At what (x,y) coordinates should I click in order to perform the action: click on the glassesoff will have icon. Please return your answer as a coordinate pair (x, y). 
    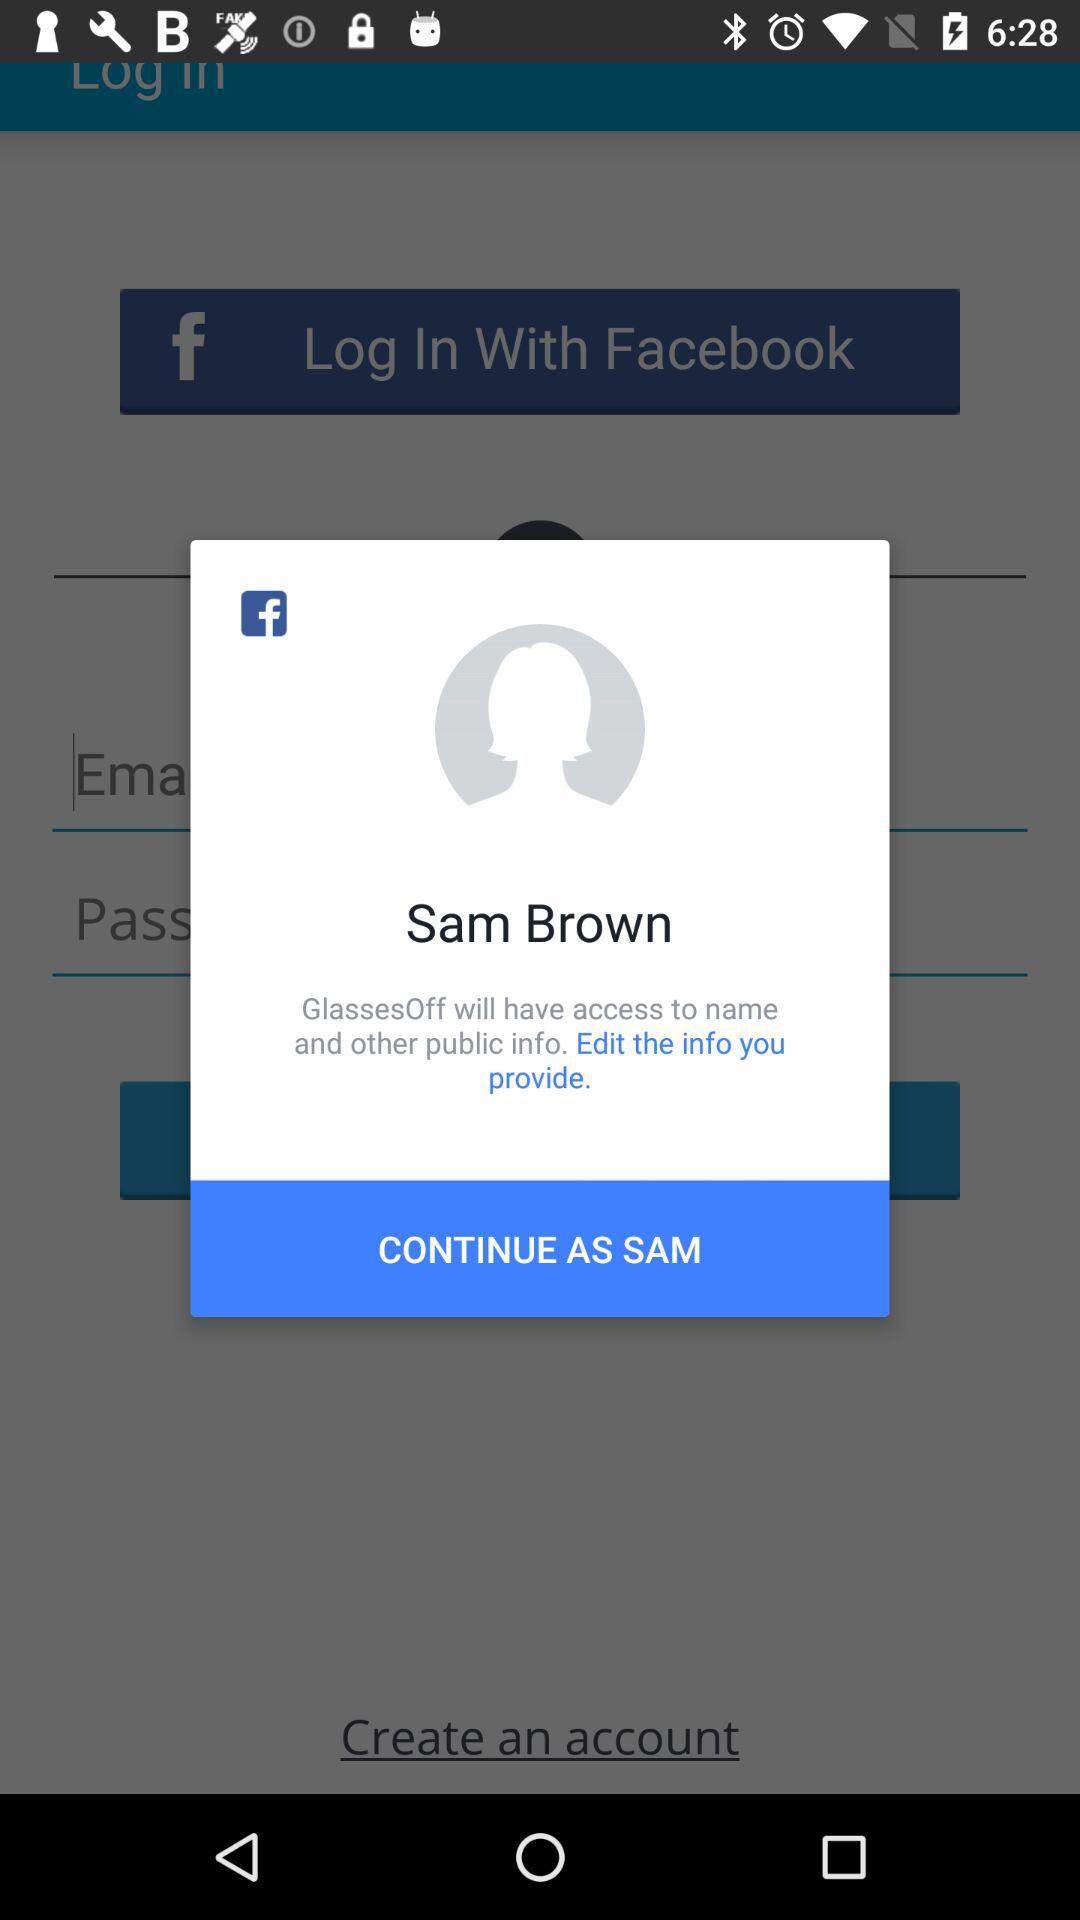
    Looking at the image, I should click on (540, 1041).